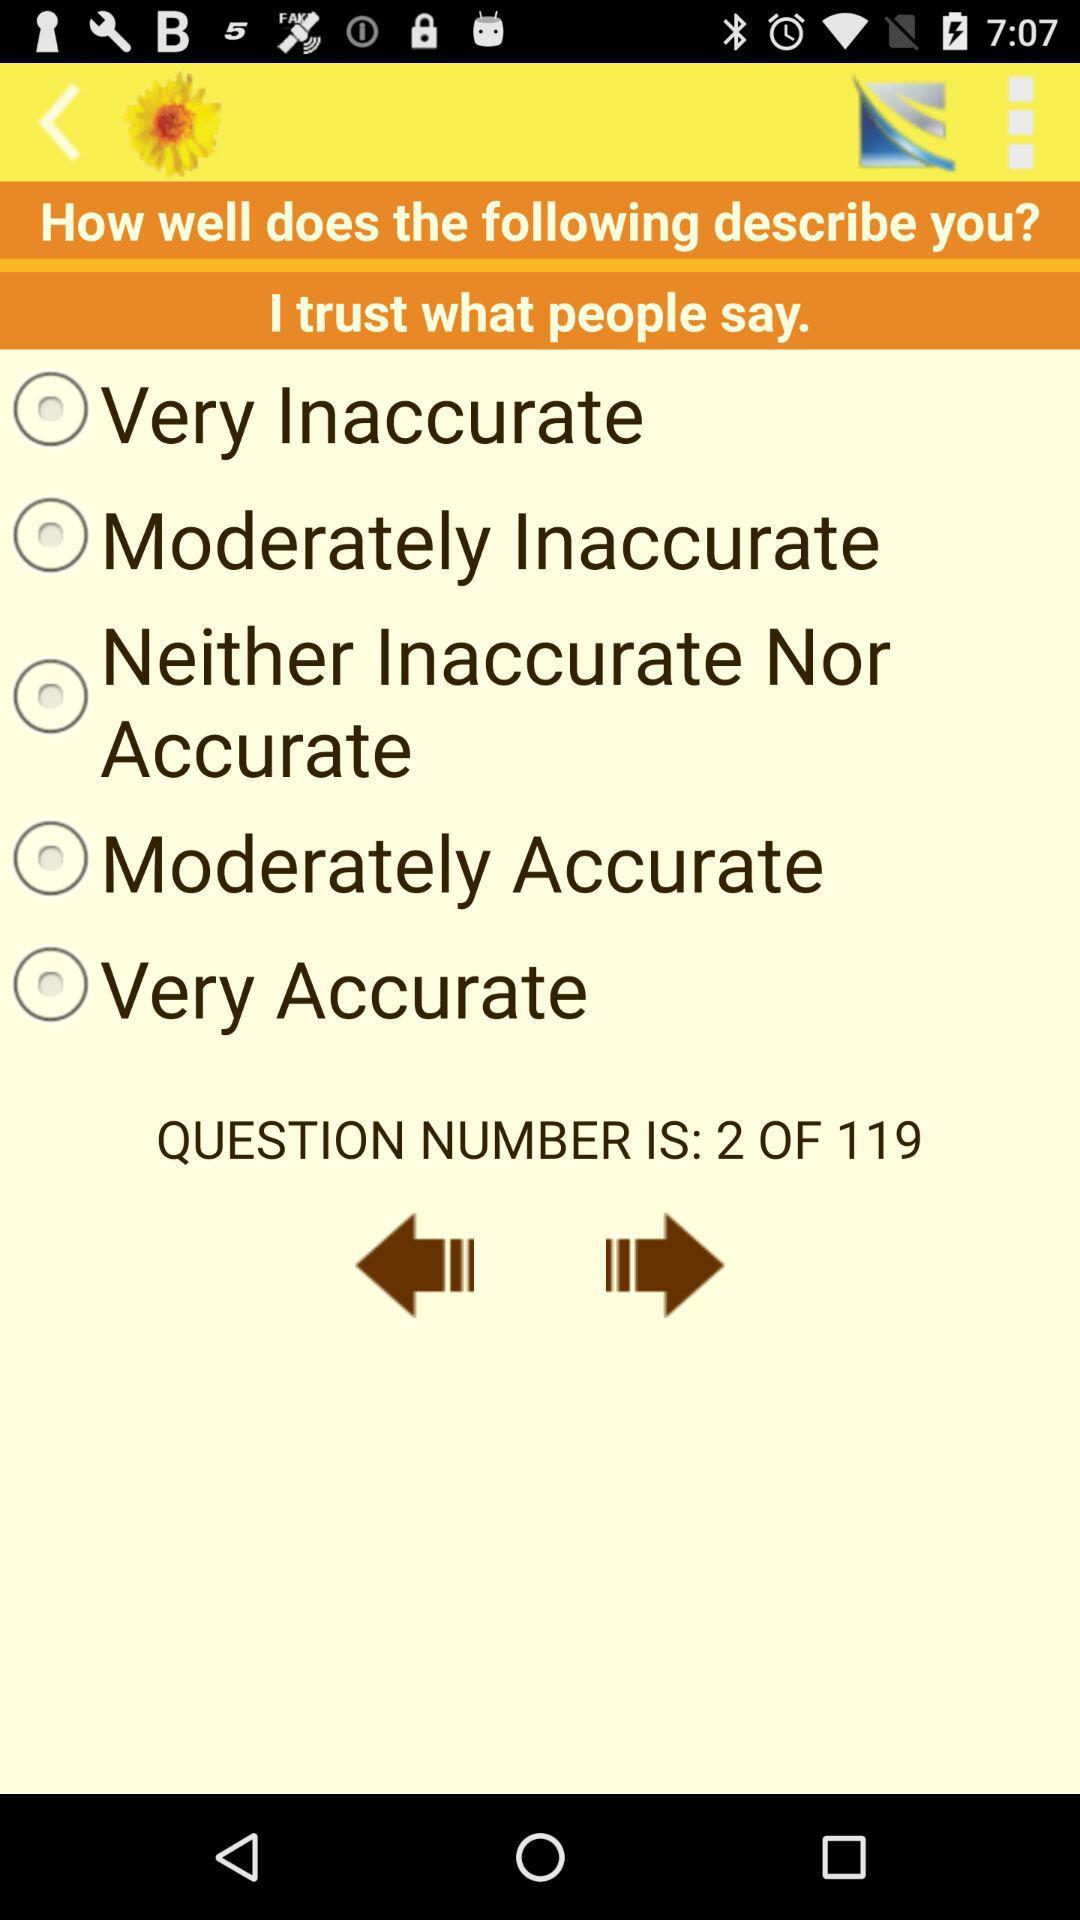  I want to click on the moderately inaccurate item, so click(439, 538).